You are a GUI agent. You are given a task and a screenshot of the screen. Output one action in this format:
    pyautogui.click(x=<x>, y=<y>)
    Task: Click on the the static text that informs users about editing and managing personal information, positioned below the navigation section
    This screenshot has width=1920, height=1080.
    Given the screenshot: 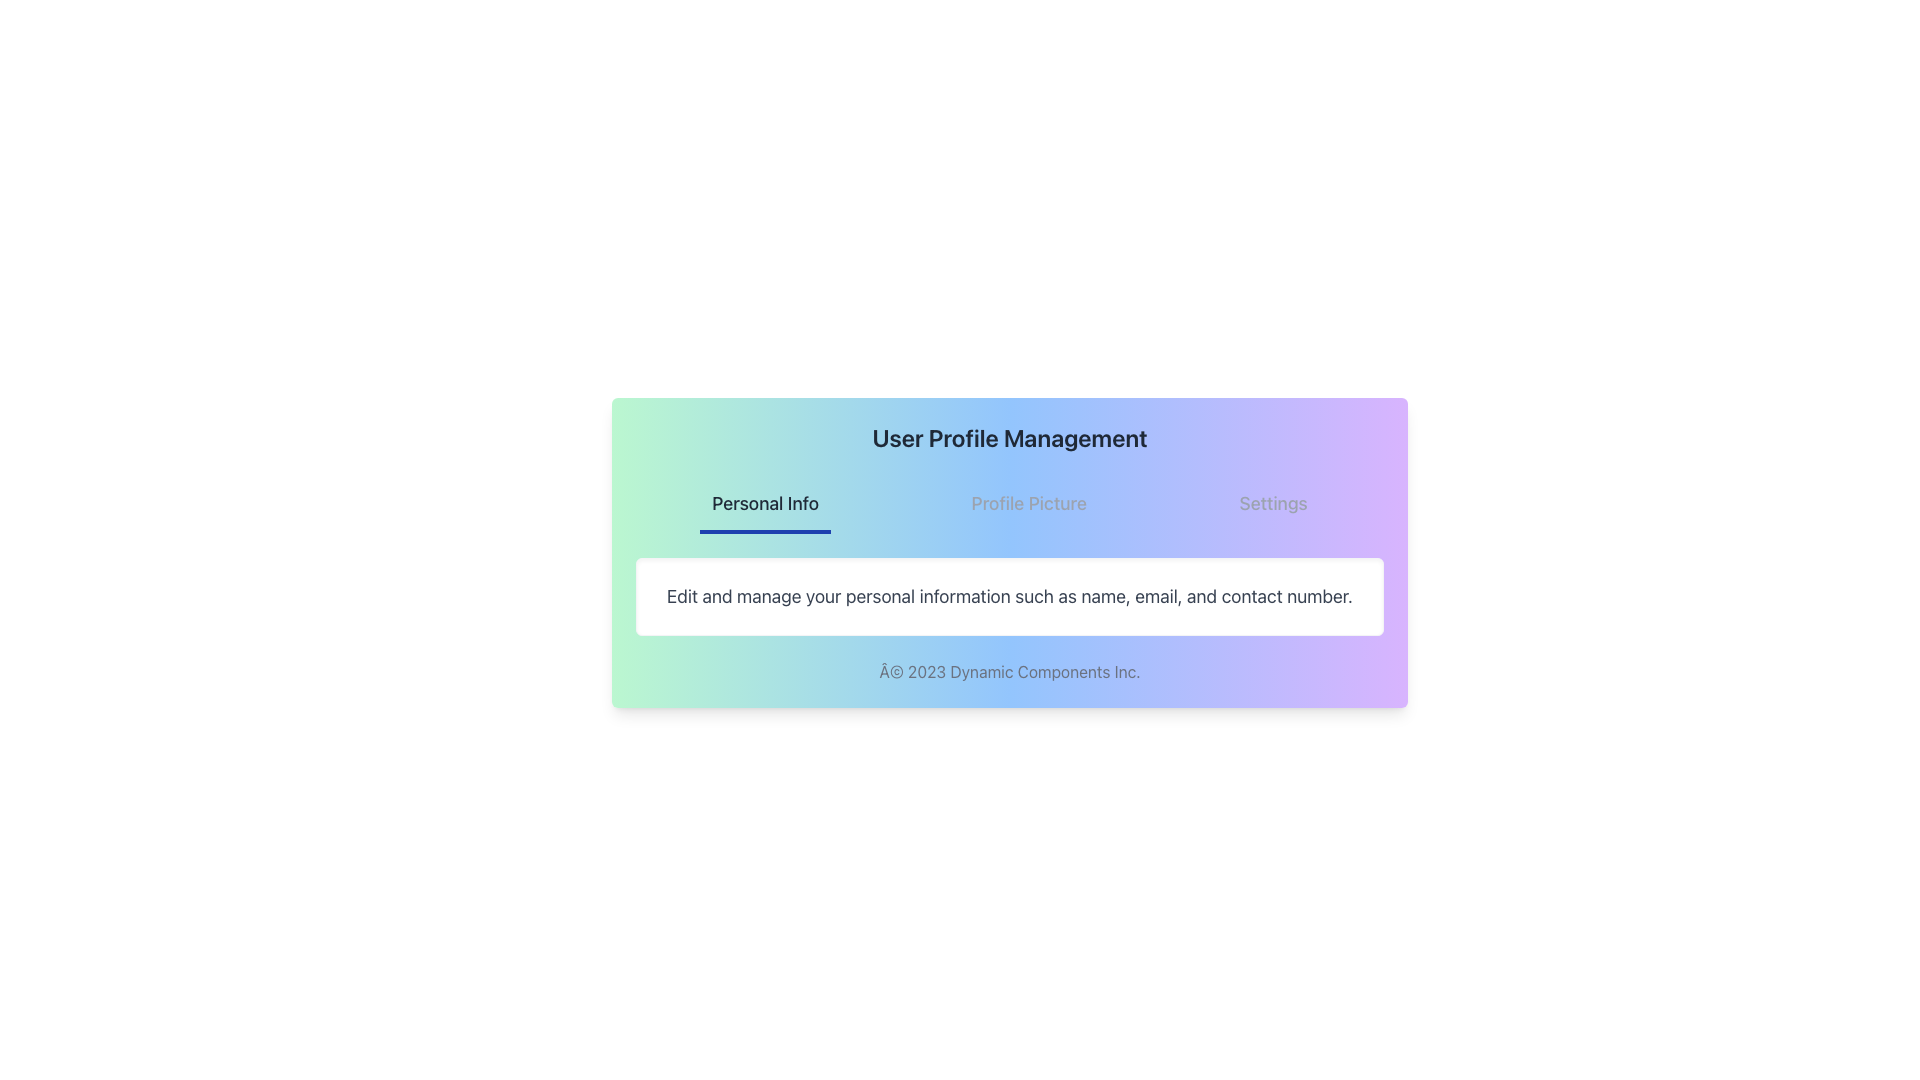 What is the action you would take?
    pyautogui.click(x=1009, y=596)
    